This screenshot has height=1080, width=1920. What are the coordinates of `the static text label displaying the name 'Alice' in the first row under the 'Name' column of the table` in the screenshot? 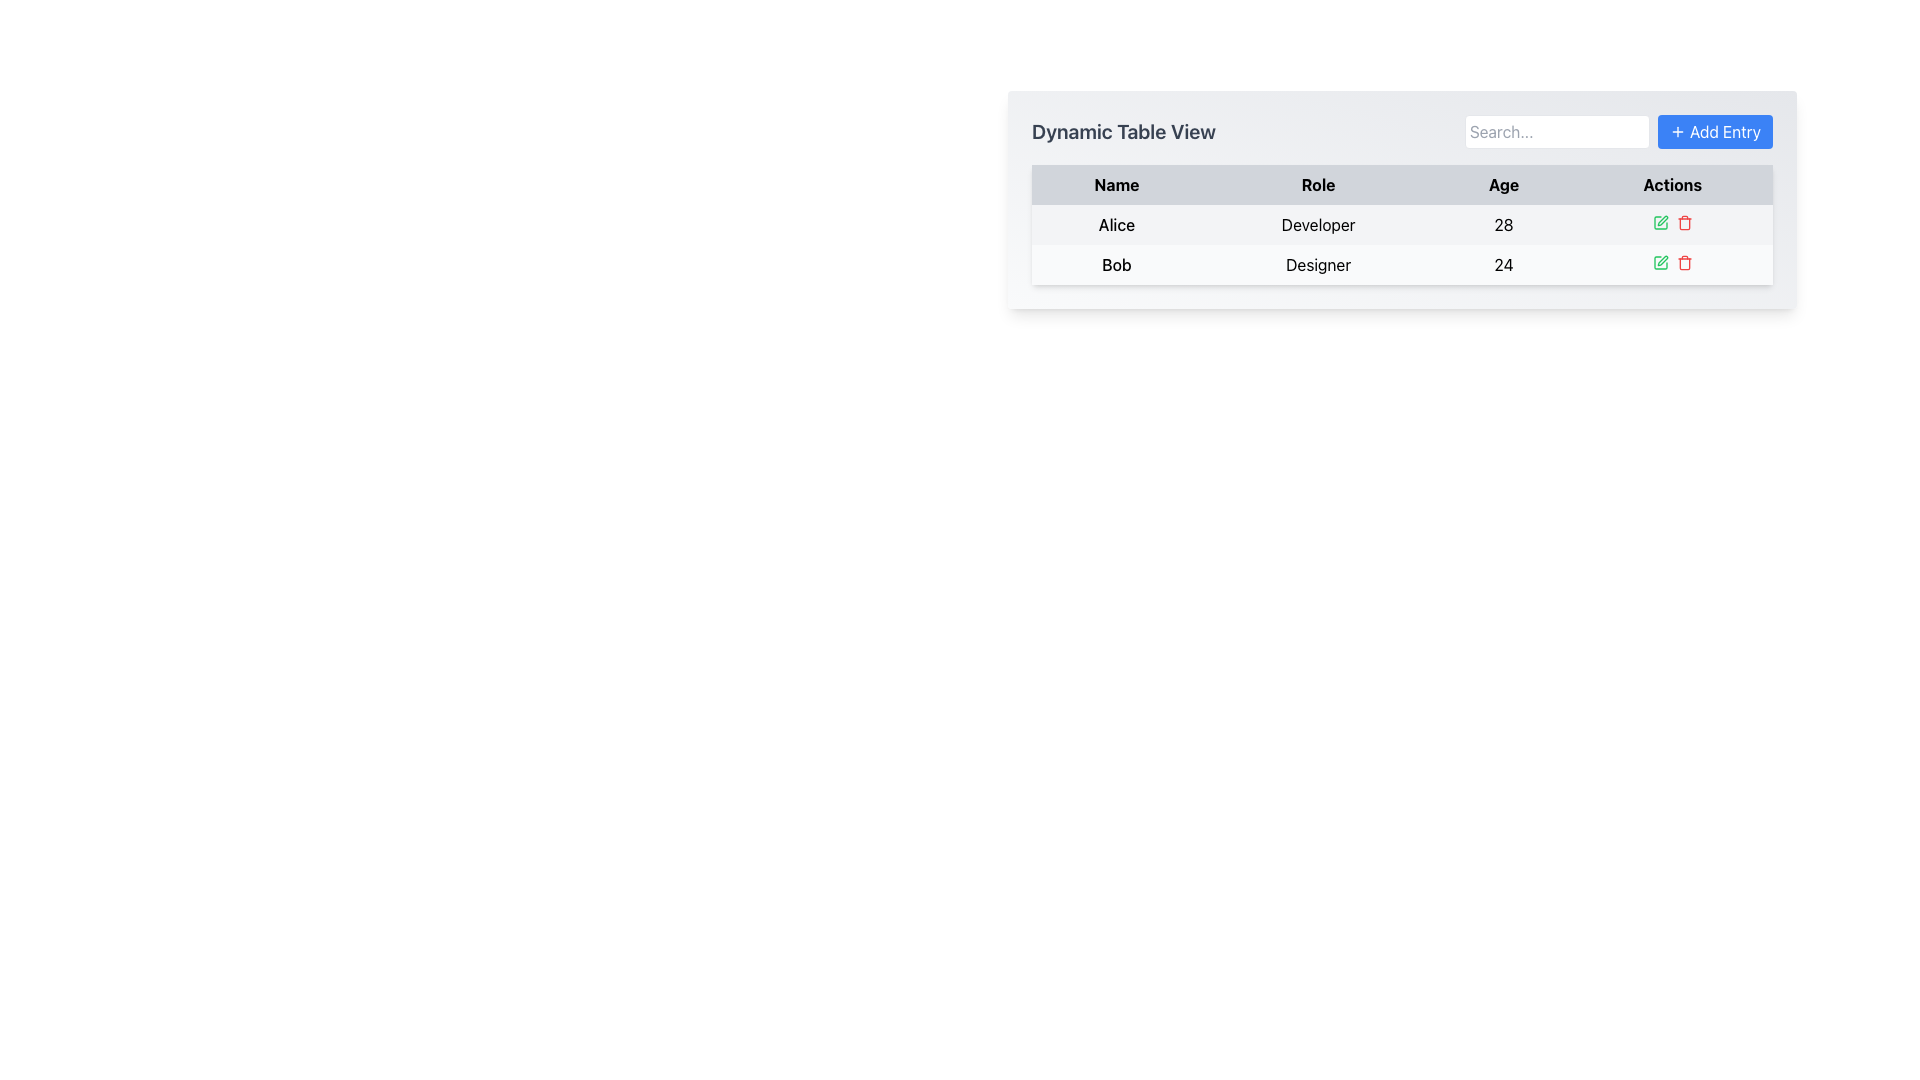 It's located at (1115, 224).